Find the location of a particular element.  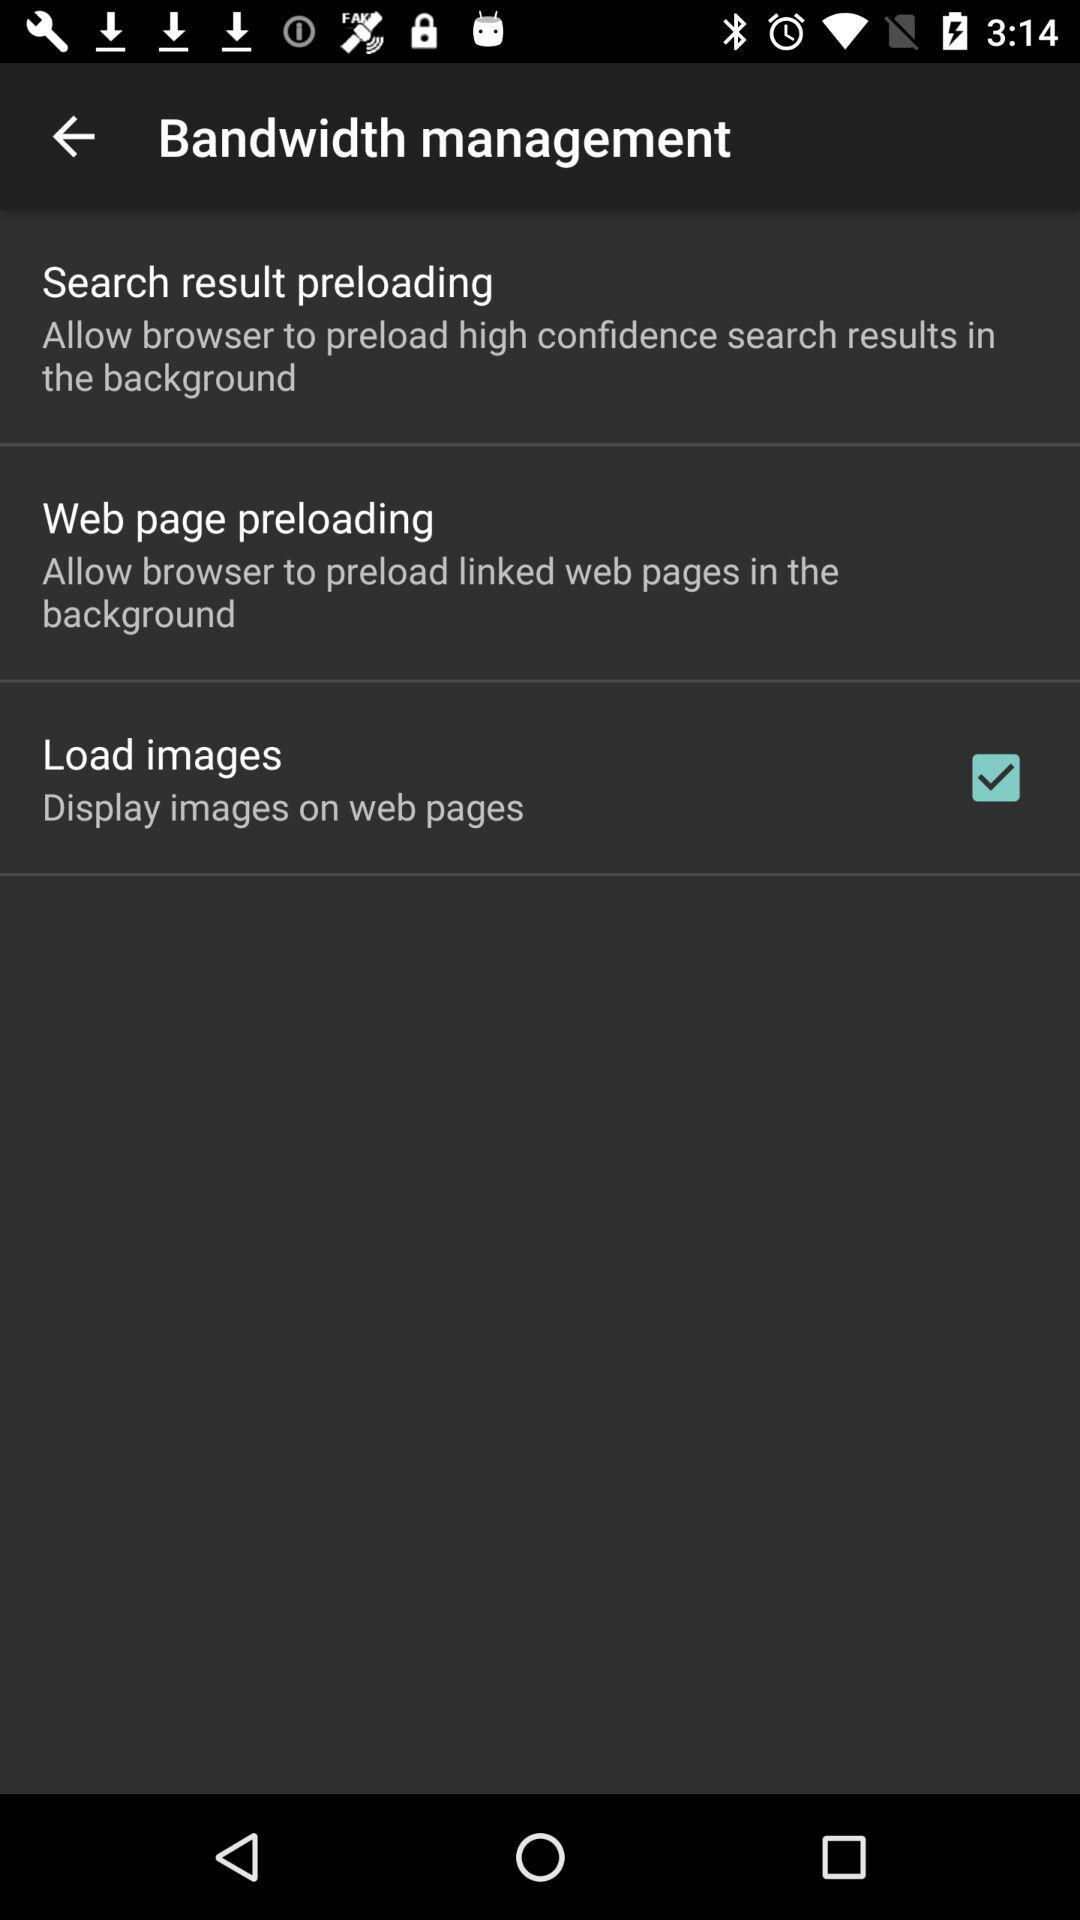

the icon below the load images is located at coordinates (283, 806).